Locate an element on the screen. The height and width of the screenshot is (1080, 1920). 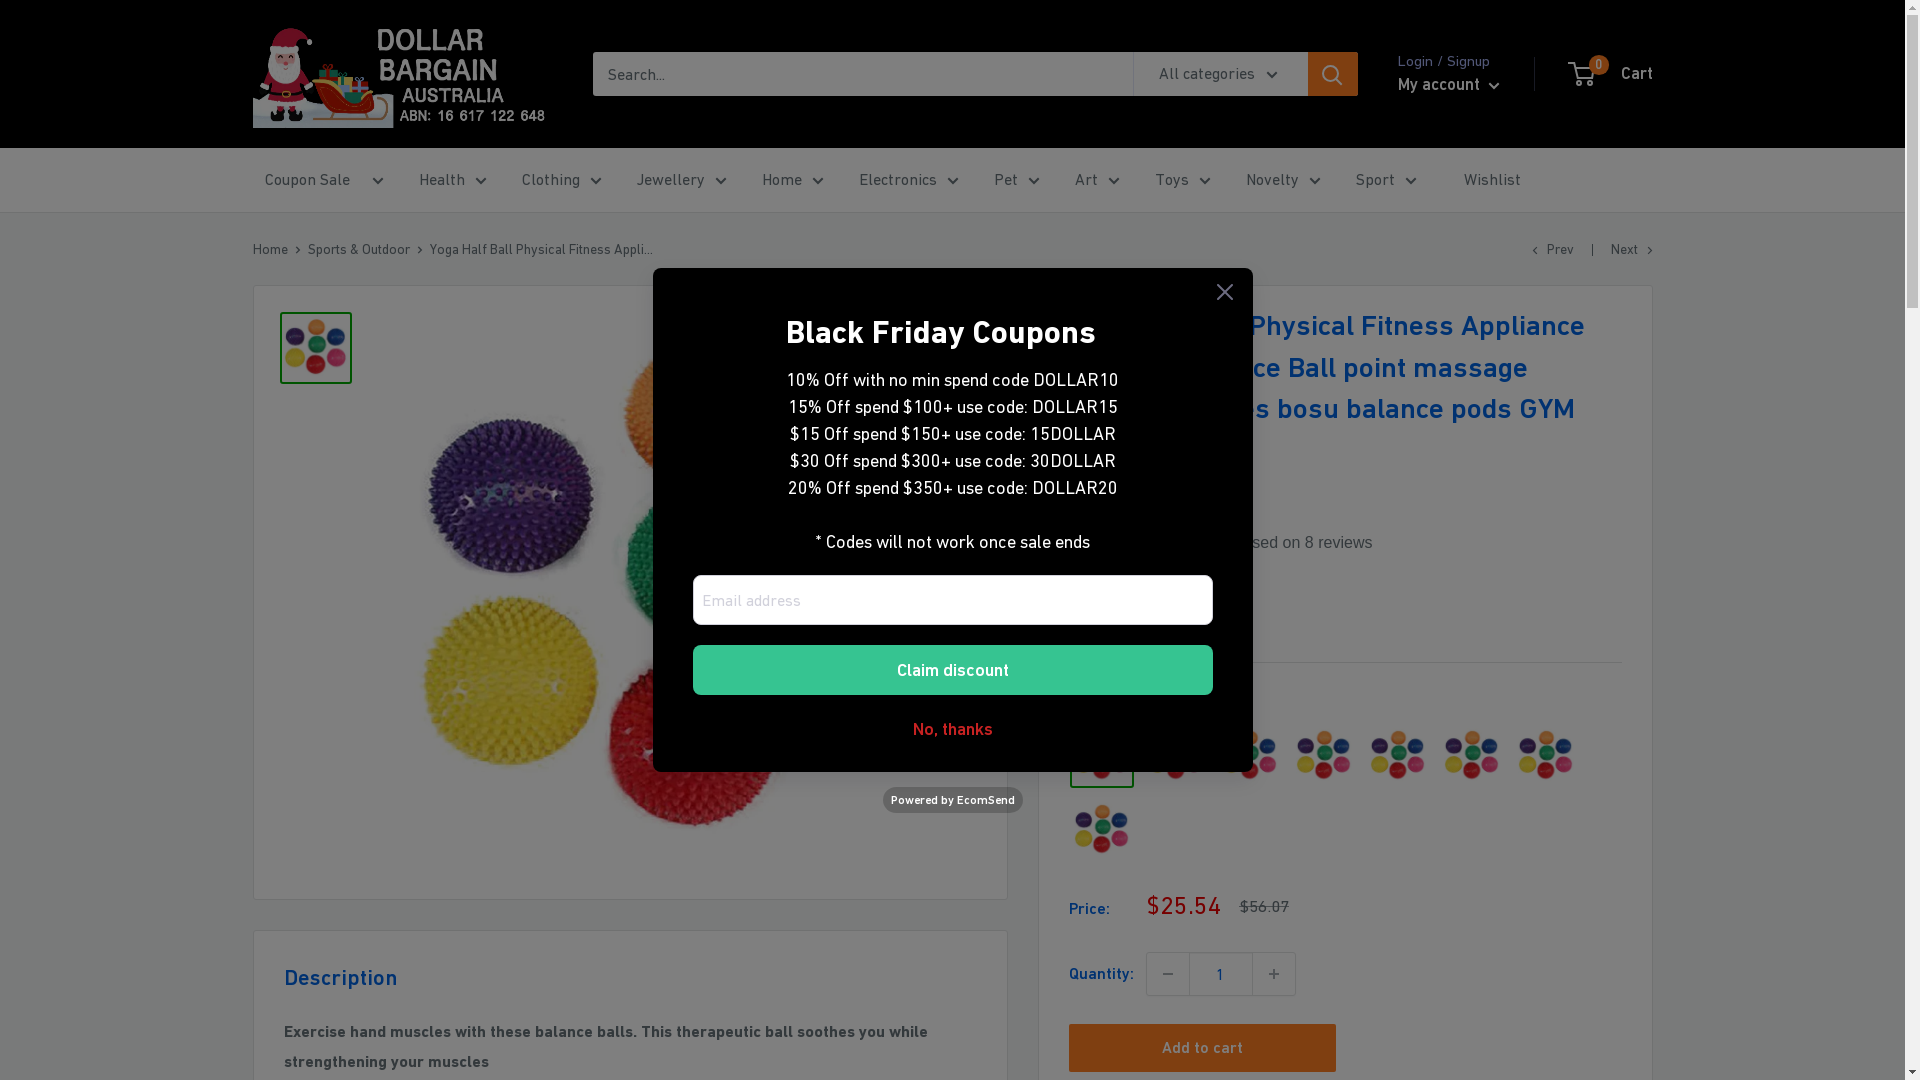
'Pink' is located at coordinates (1396, 756).